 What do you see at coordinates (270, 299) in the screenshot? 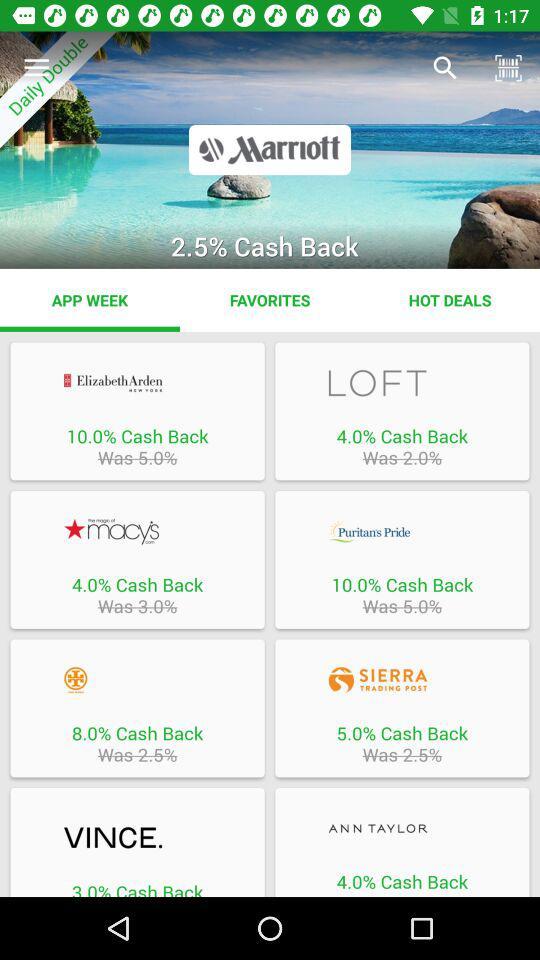
I see `item to the right of app week app` at bounding box center [270, 299].